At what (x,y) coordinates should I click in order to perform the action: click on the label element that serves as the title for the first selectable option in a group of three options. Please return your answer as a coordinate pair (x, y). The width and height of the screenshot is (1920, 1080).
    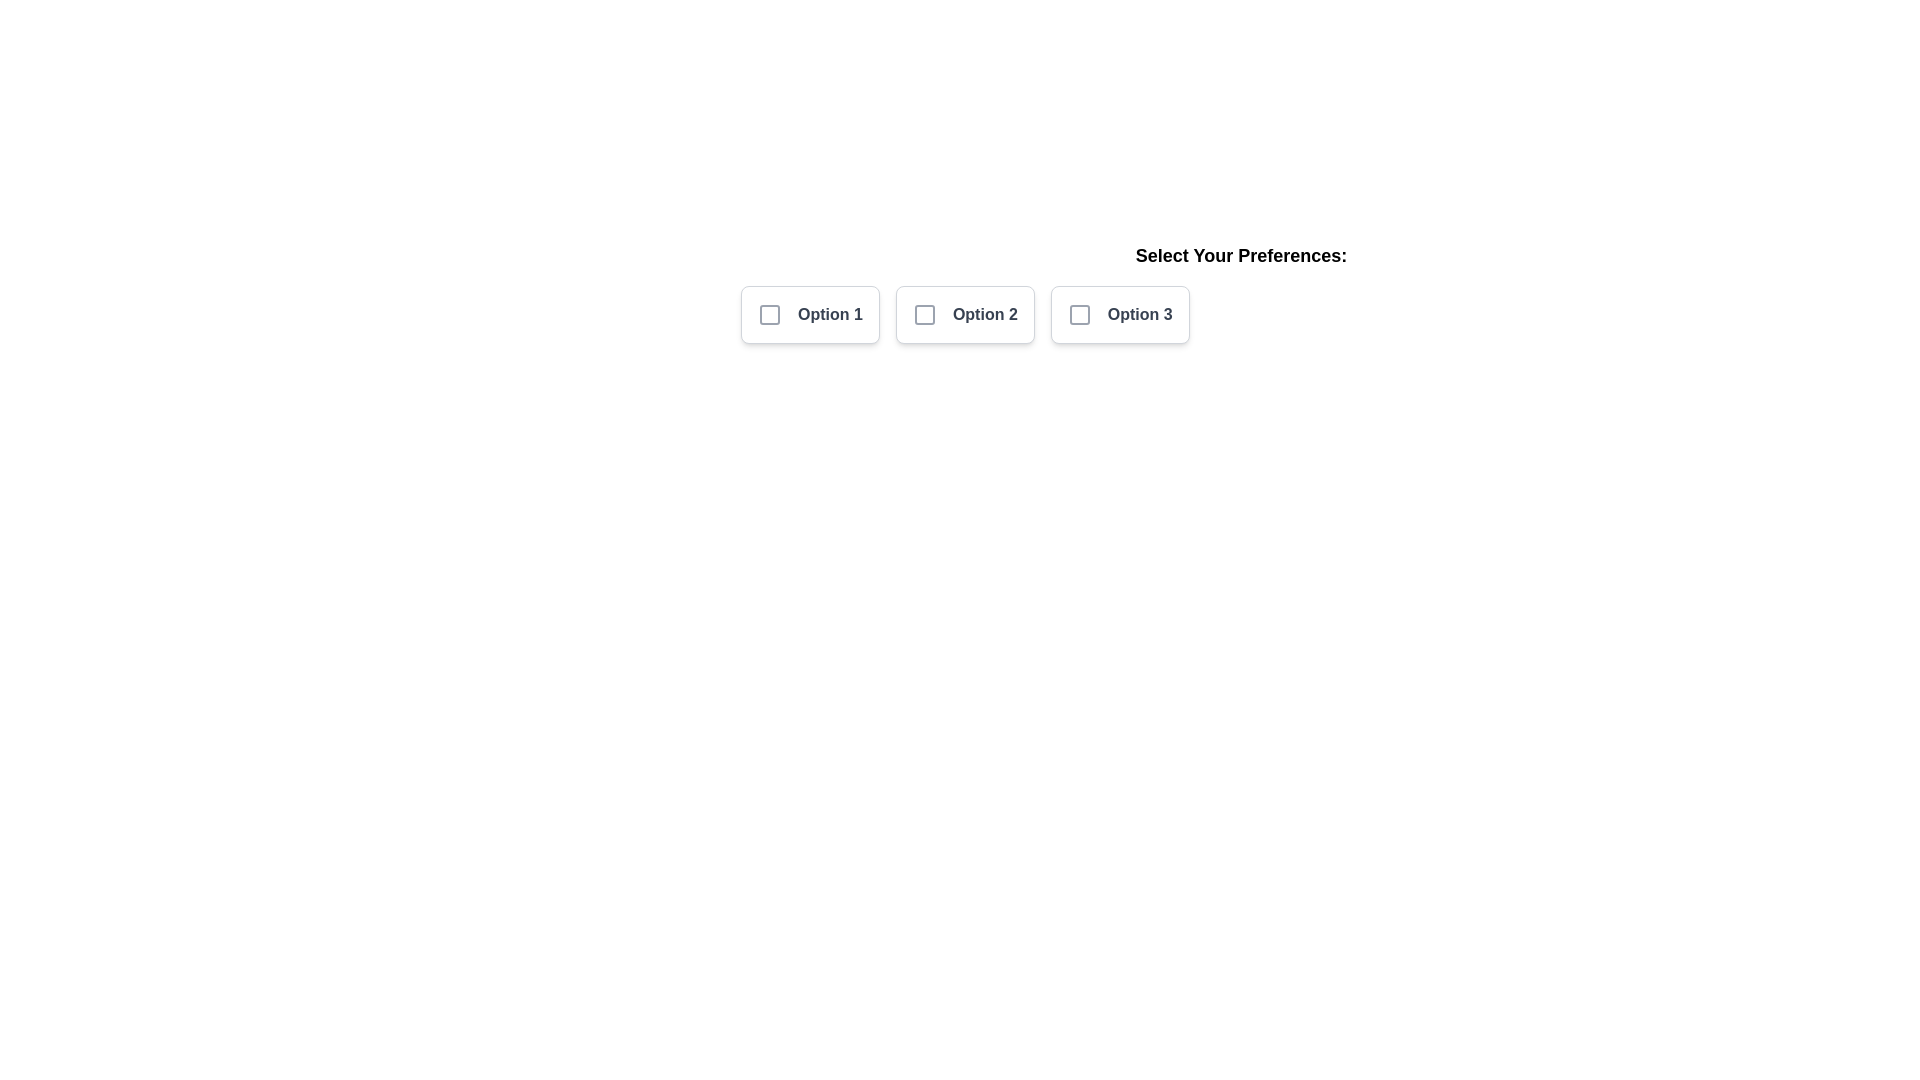
    Looking at the image, I should click on (830, 315).